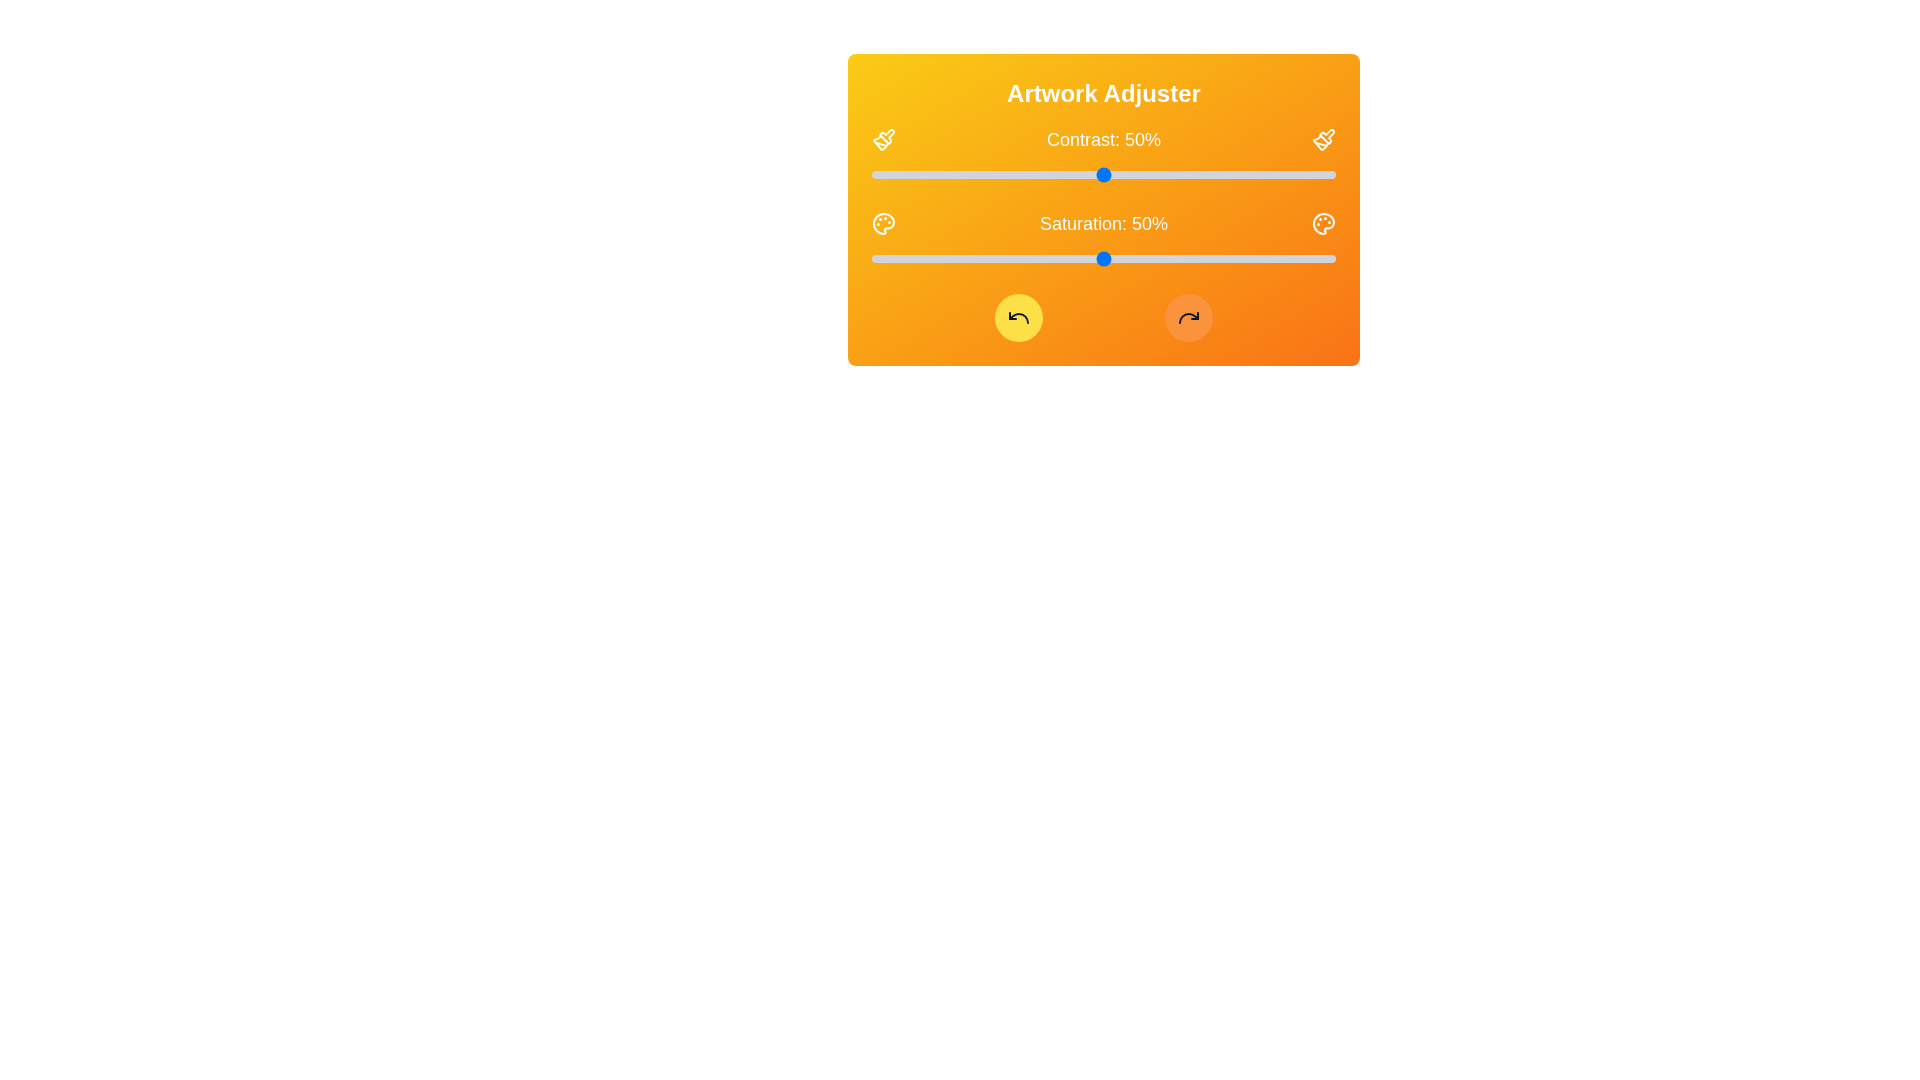 Image resolution: width=1920 pixels, height=1080 pixels. What do you see at coordinates (1303, 173) in the screenshot?
I see `the contrast slider to 93%` at bounding box center [1303, 173].